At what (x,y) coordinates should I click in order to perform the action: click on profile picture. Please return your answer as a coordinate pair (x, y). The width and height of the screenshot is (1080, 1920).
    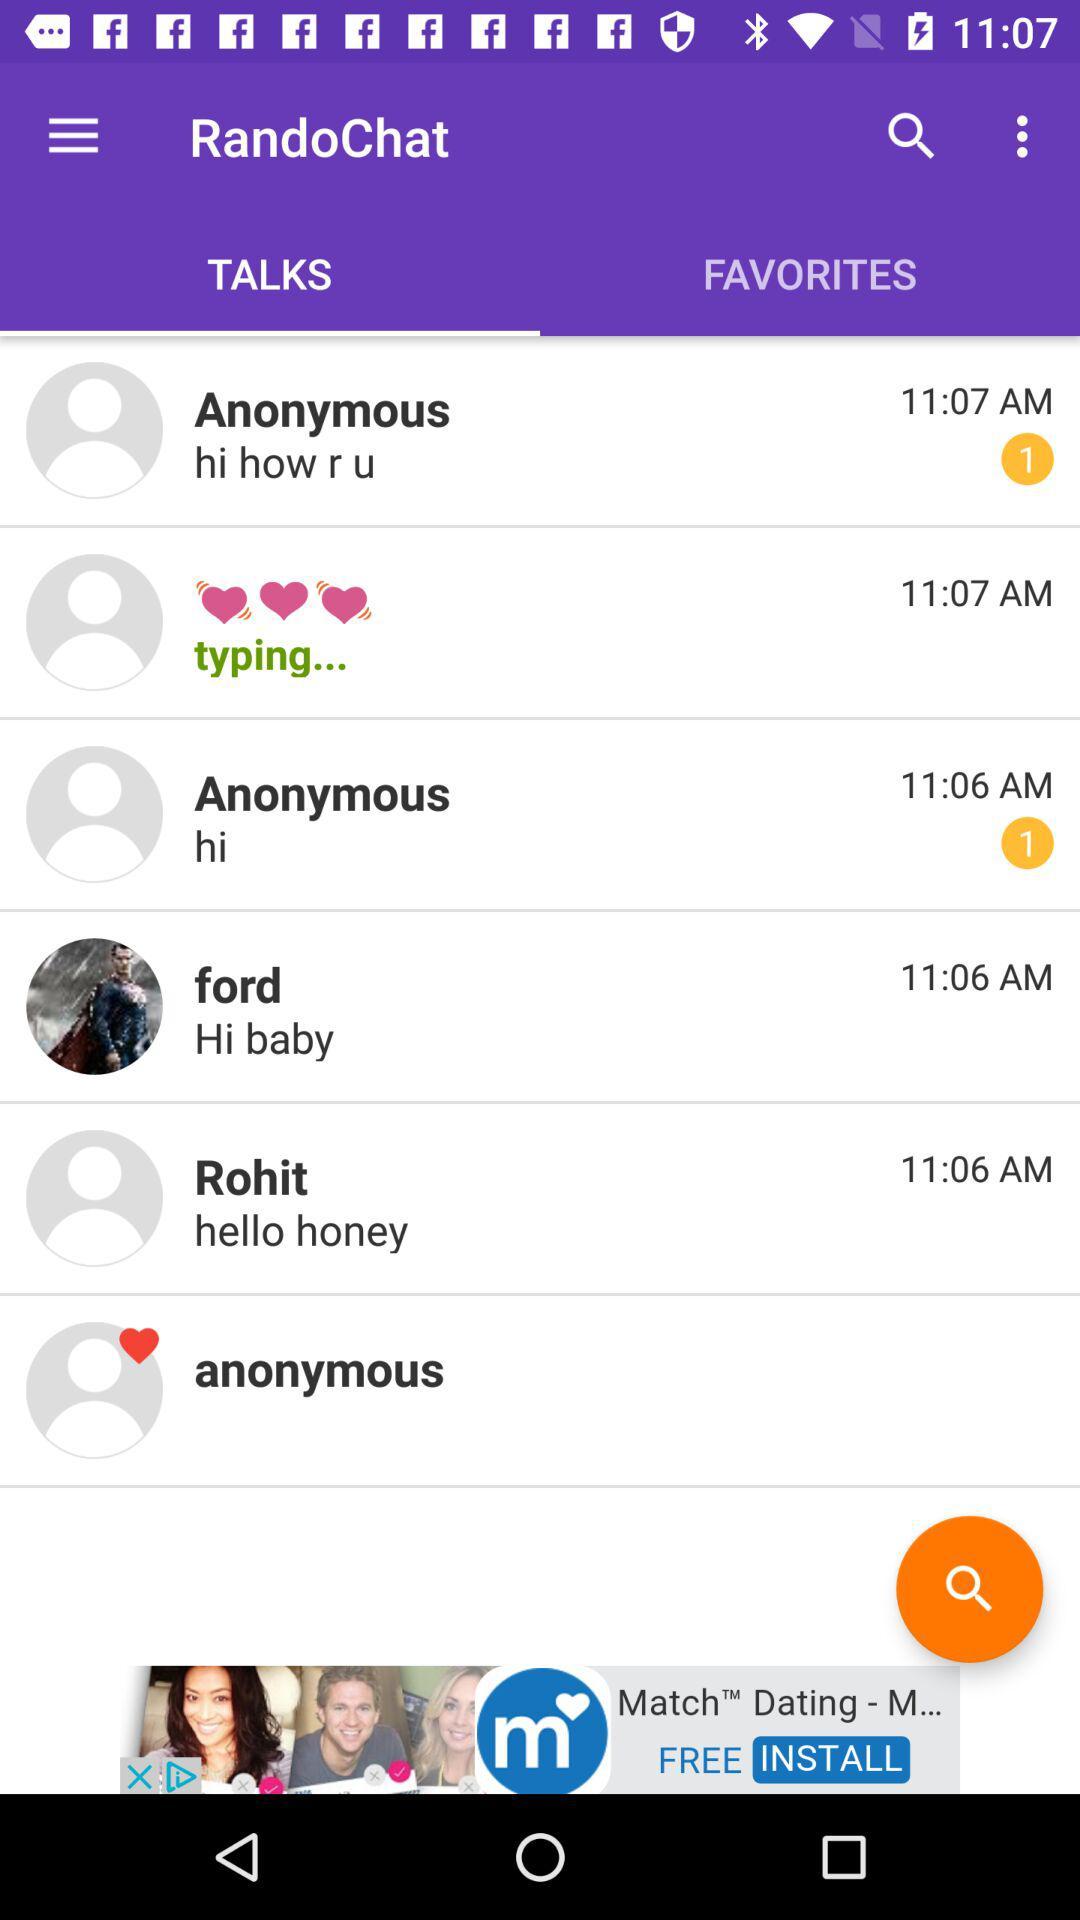
    Looking at the image, I should click on (94, 1006).